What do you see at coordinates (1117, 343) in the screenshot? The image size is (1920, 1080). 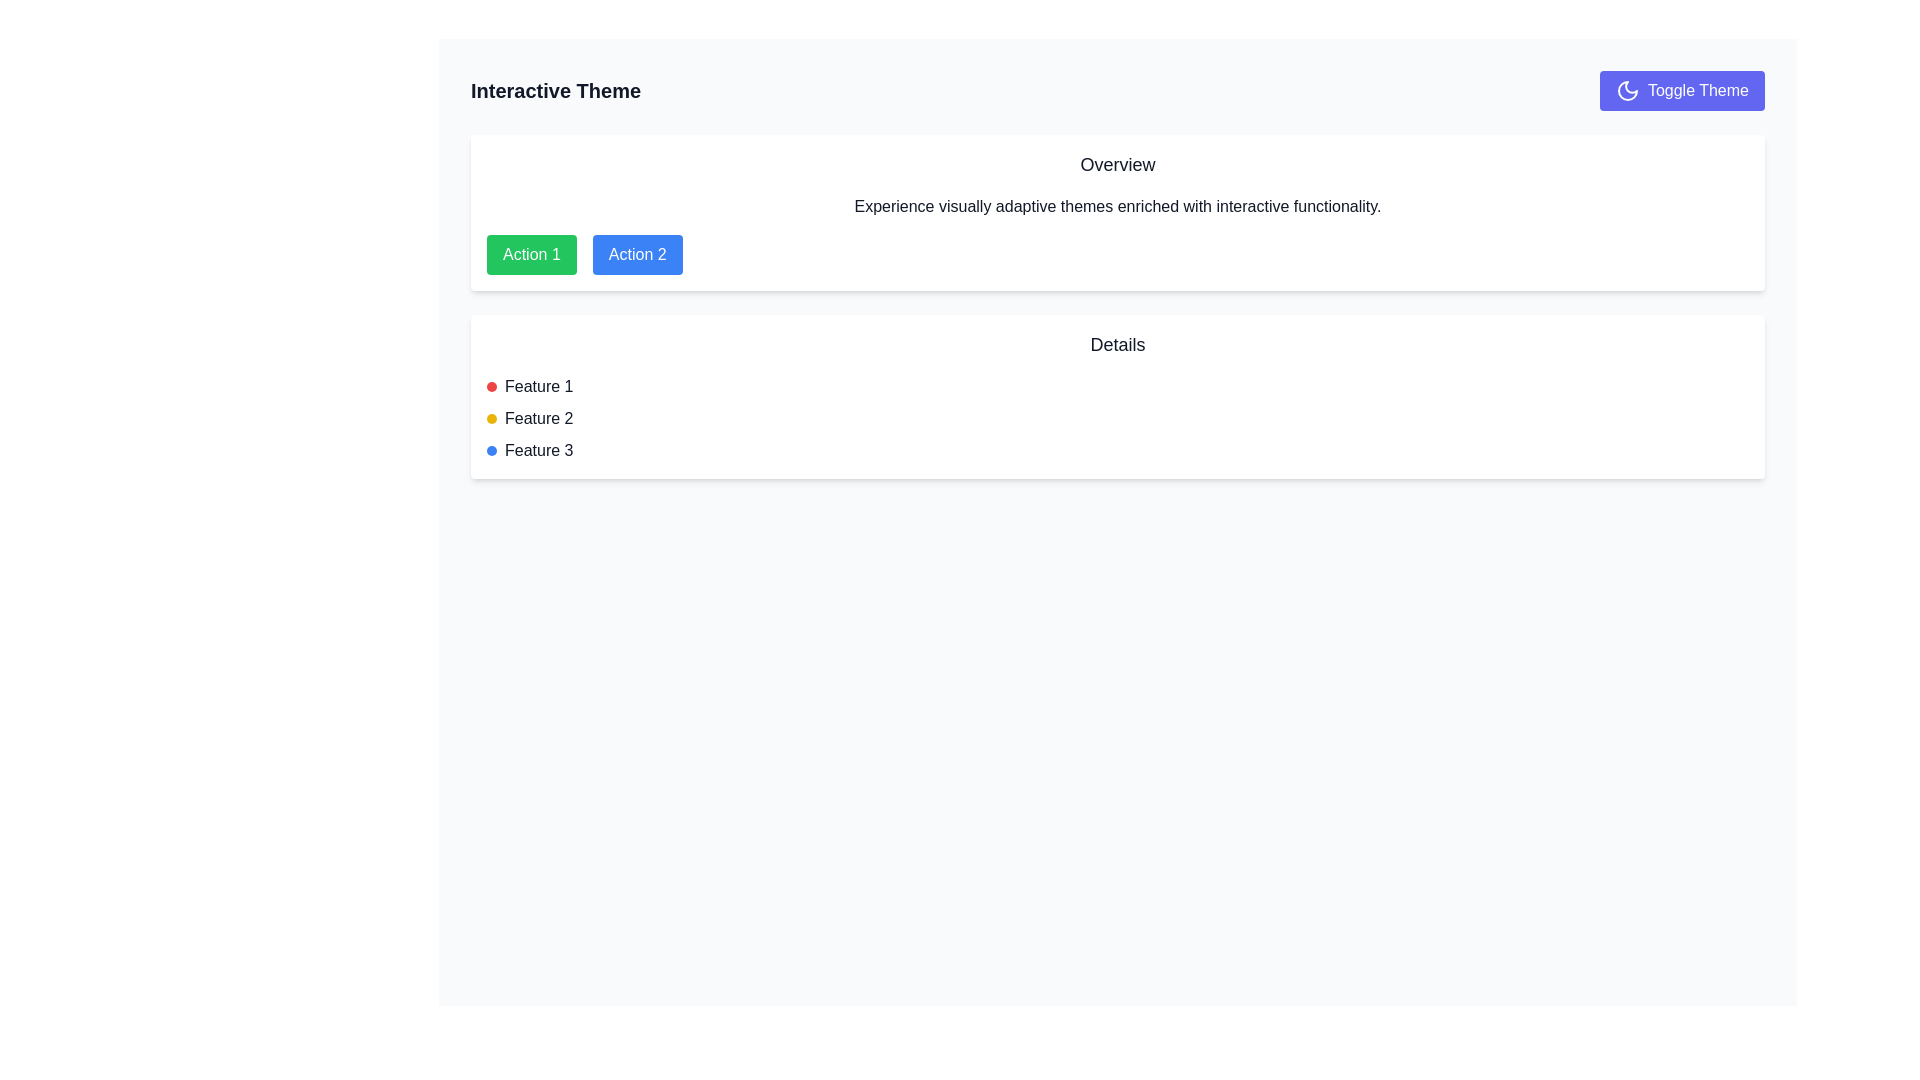 I see `the Text Label that serves as a heading for the section containing detailed information about specific features, positioned centrally just below the 'Overview' section` at bounding box center [1117, 343].